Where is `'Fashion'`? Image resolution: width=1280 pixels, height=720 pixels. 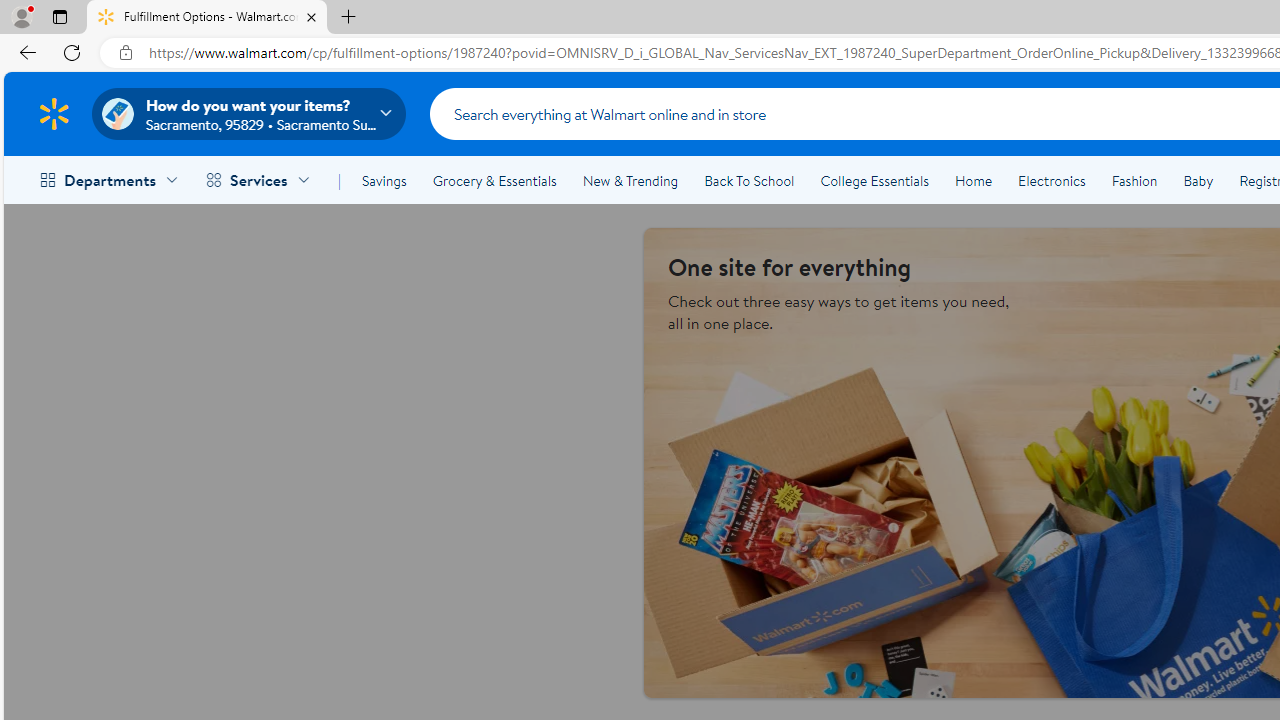
'Fashion' is located at coordinates (1134, 181).